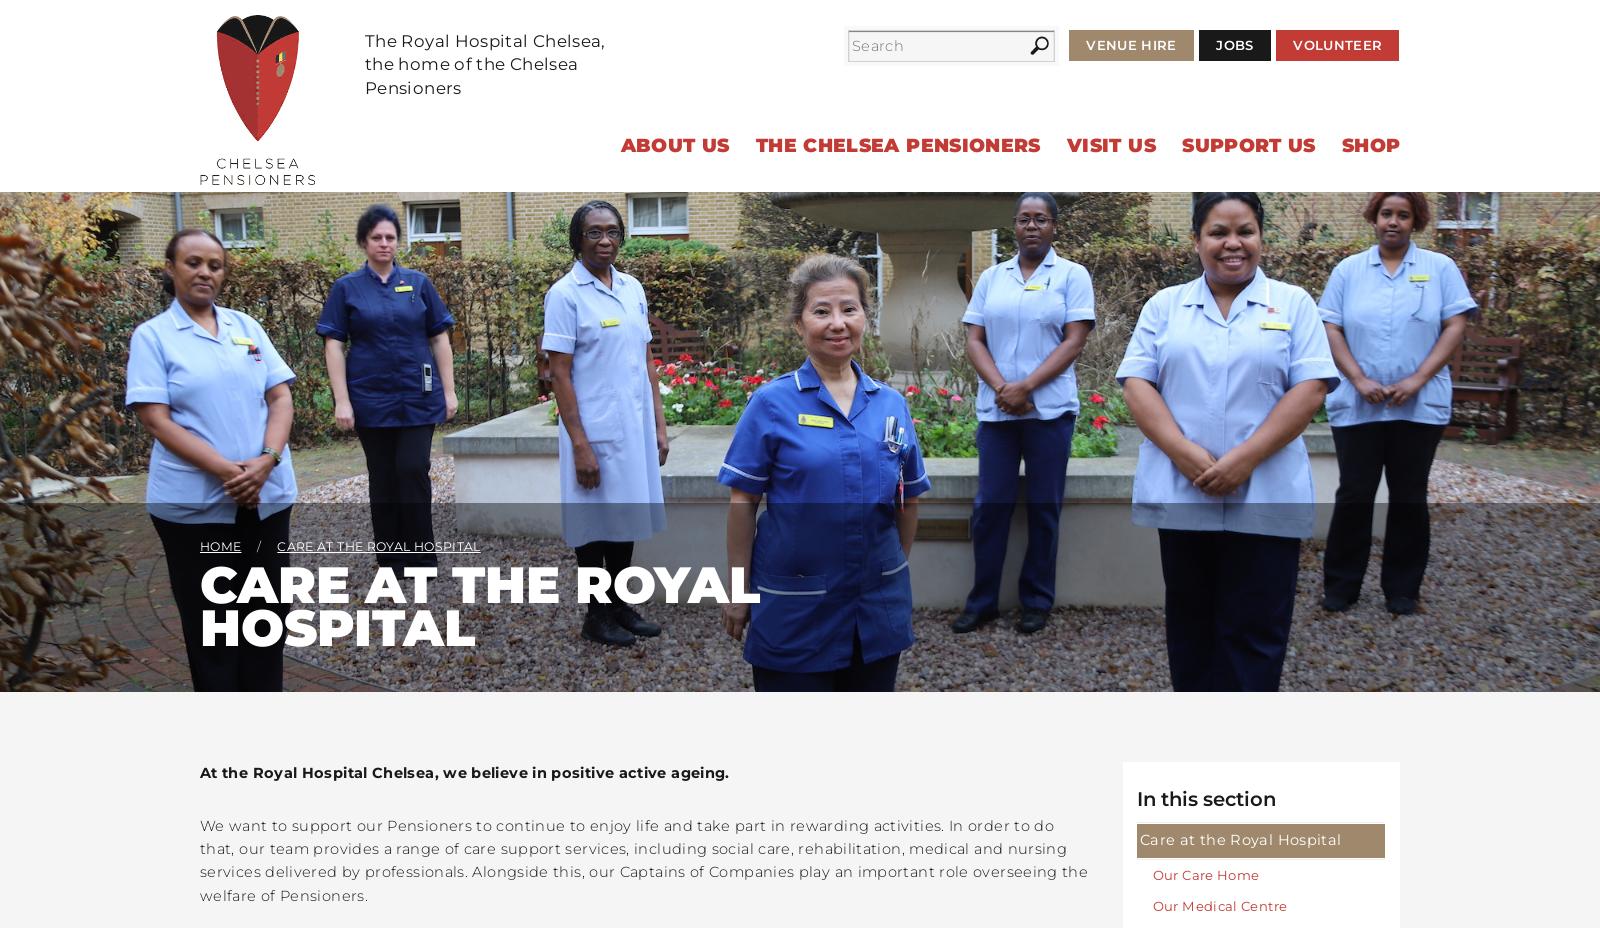 The width and height of the screenshot is (1600, 928). What do you see at coordinates (1369, 145) in the screenshot?
I see `'Shop'` at bounding box center [1369, 145].